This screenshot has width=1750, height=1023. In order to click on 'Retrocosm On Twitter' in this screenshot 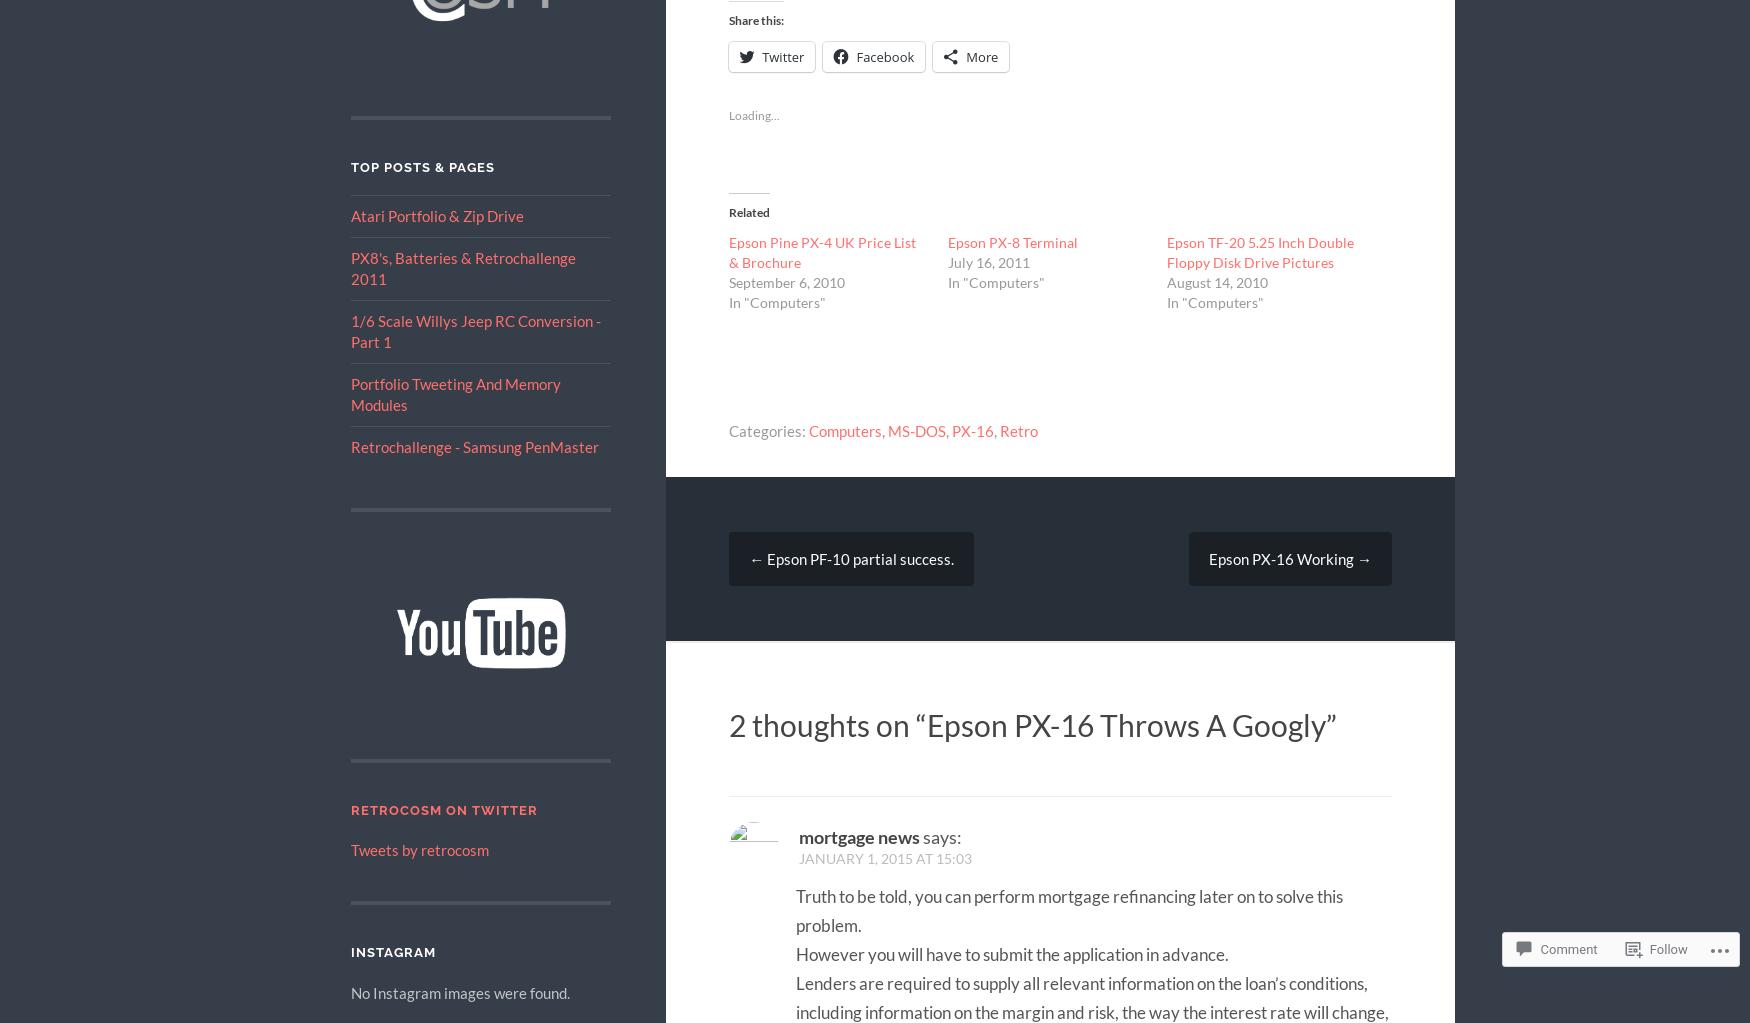, I will do `click(443, 810)`.